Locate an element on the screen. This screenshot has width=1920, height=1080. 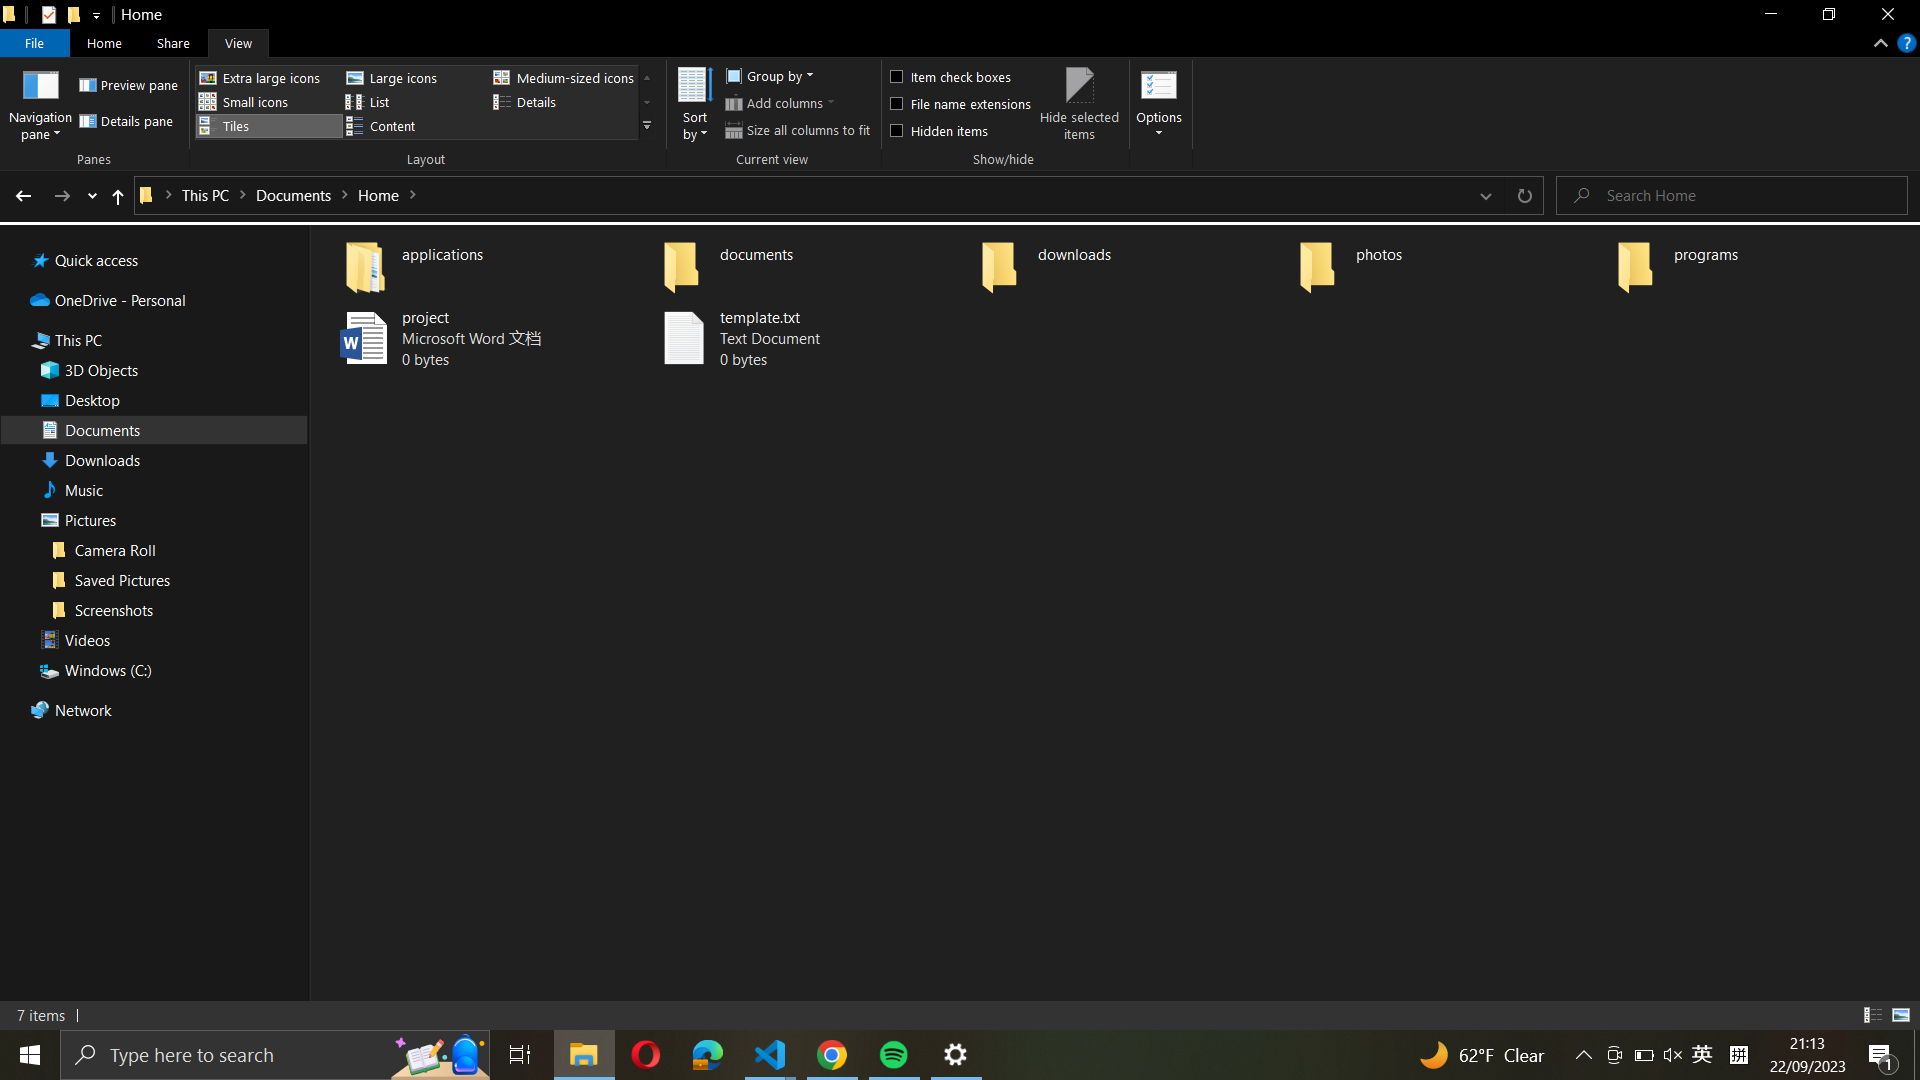
Copy "template.txt" into the "documents" folder only using keyboard shortcuts is located at coordinates (811, 339).